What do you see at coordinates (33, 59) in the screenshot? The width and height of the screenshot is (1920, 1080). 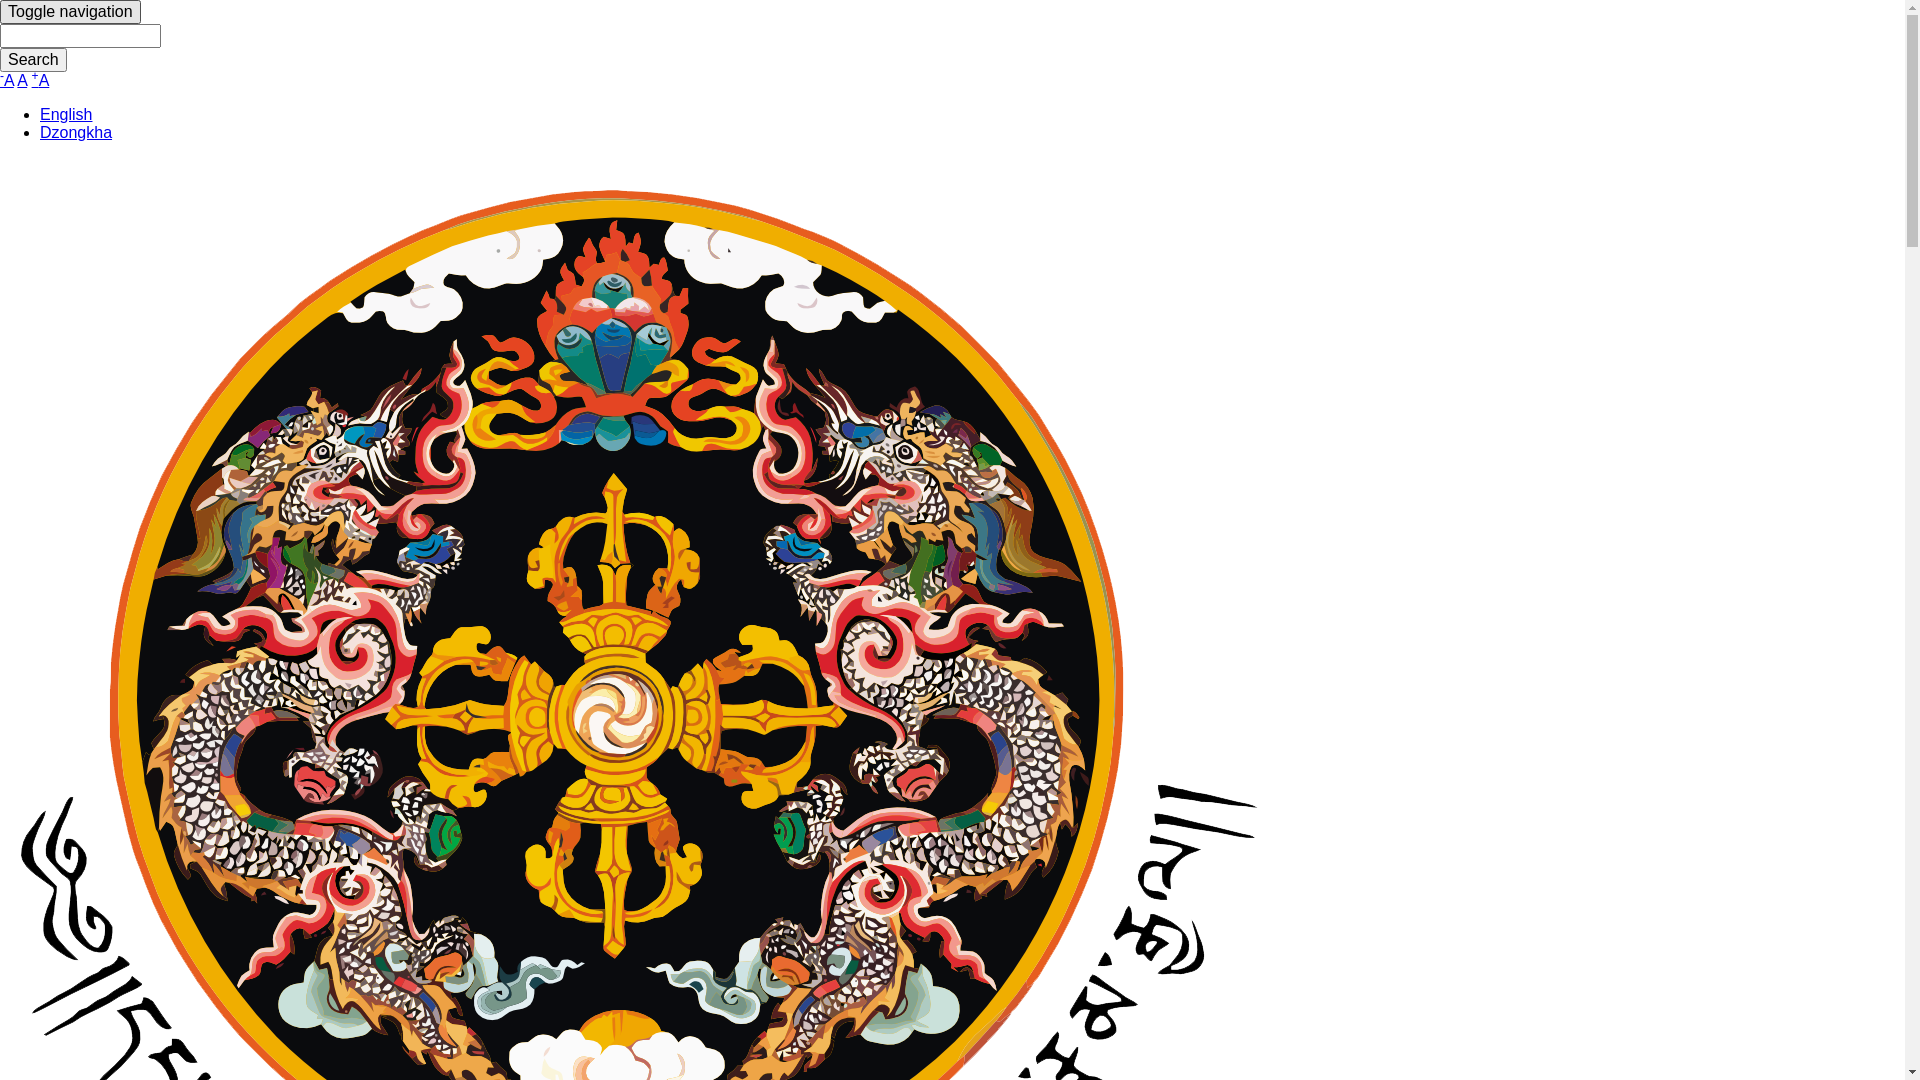 I see `'Search'` at bounding box center [33, 59].